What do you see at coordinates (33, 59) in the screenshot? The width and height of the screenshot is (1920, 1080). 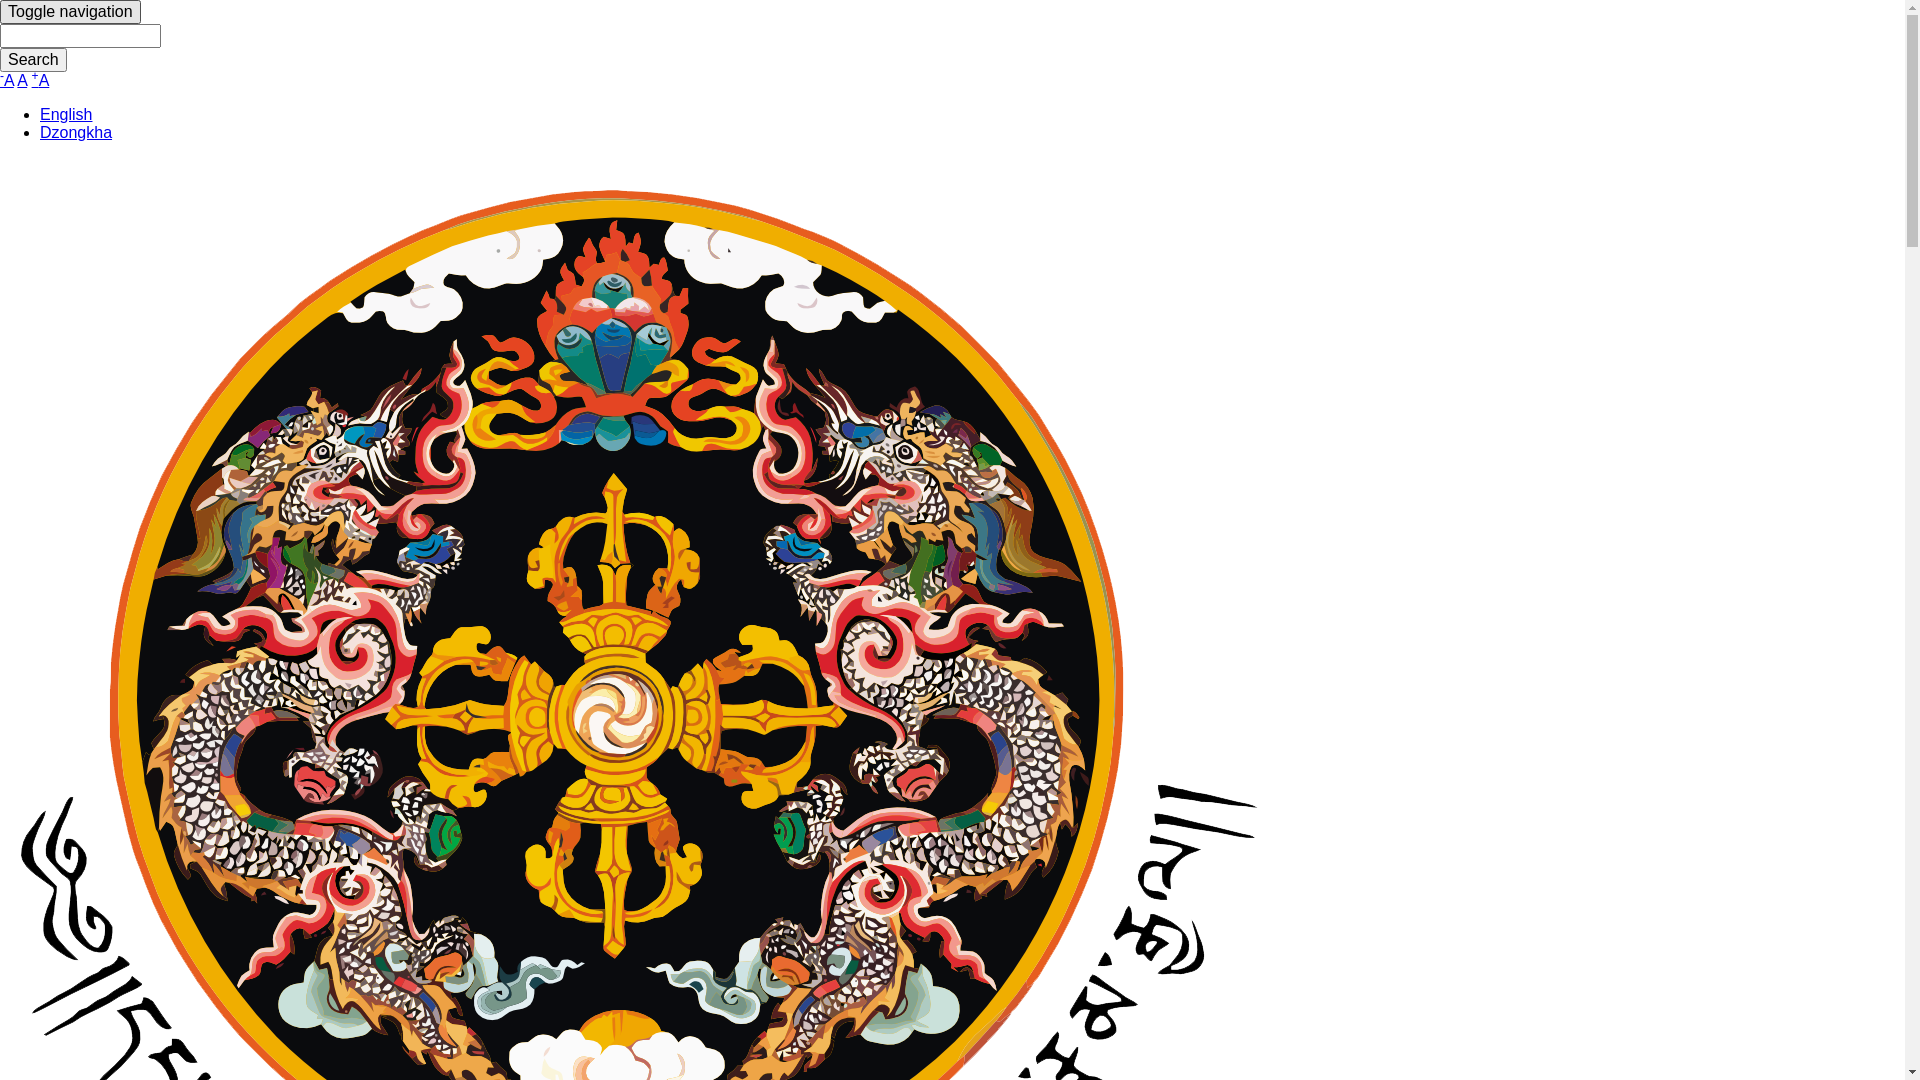 I see `'Search'` at bounding box center [33, 59].